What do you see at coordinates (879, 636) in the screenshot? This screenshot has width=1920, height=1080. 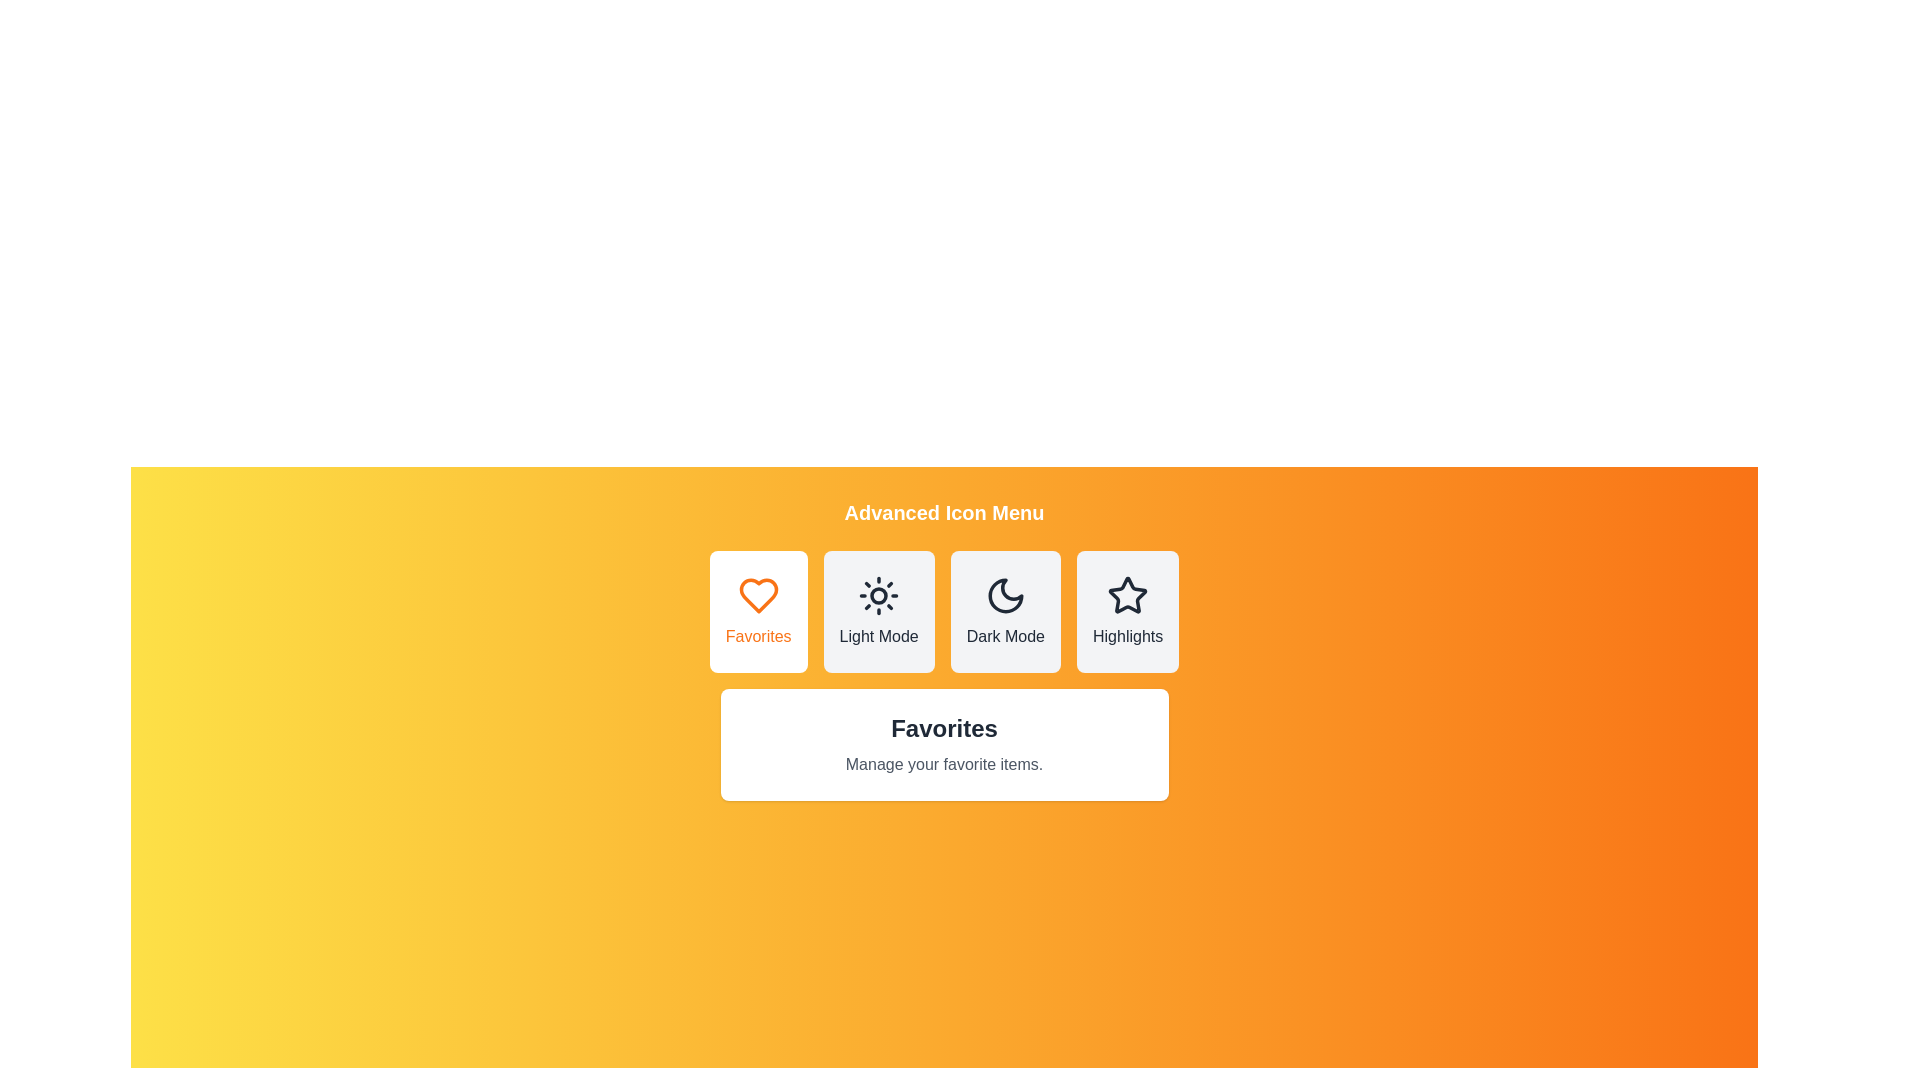 I see `text label displaying 'Light Mode' located within the button-like component in the Advanced Icon Menu` at bounding box center [879, 636].